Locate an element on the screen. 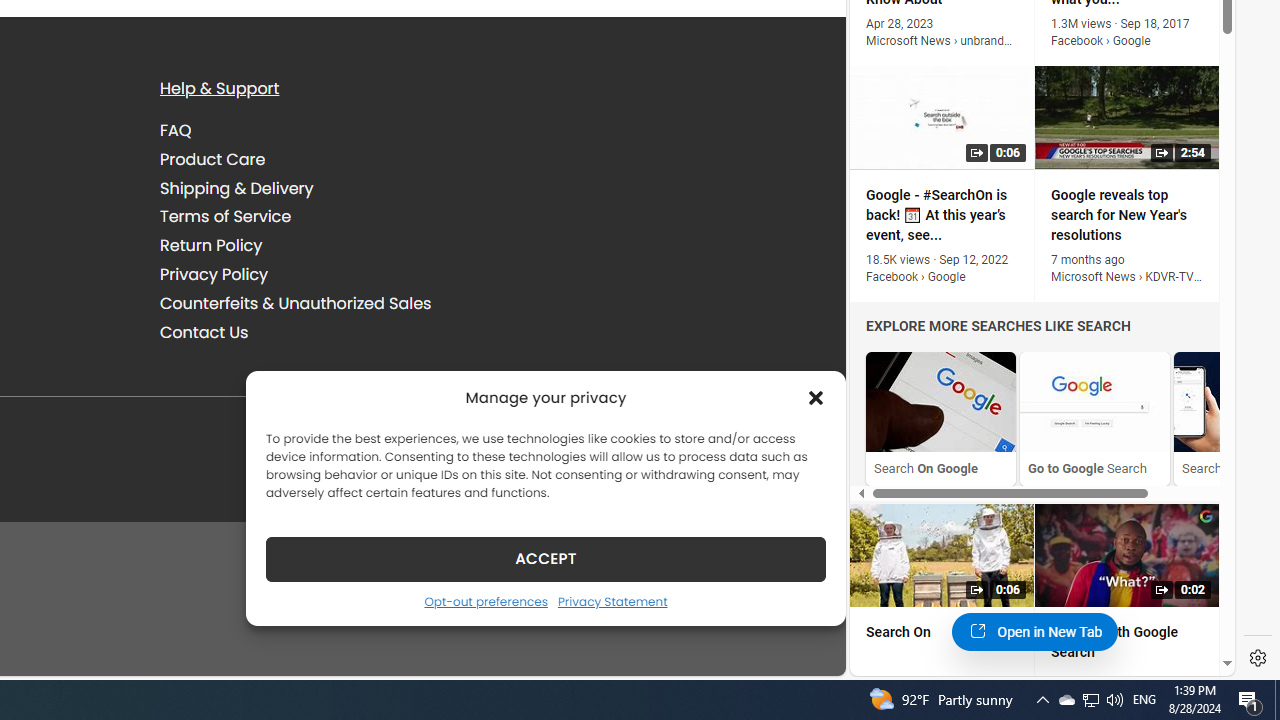  'ACCEPT' is located at coordinates (545, 558).